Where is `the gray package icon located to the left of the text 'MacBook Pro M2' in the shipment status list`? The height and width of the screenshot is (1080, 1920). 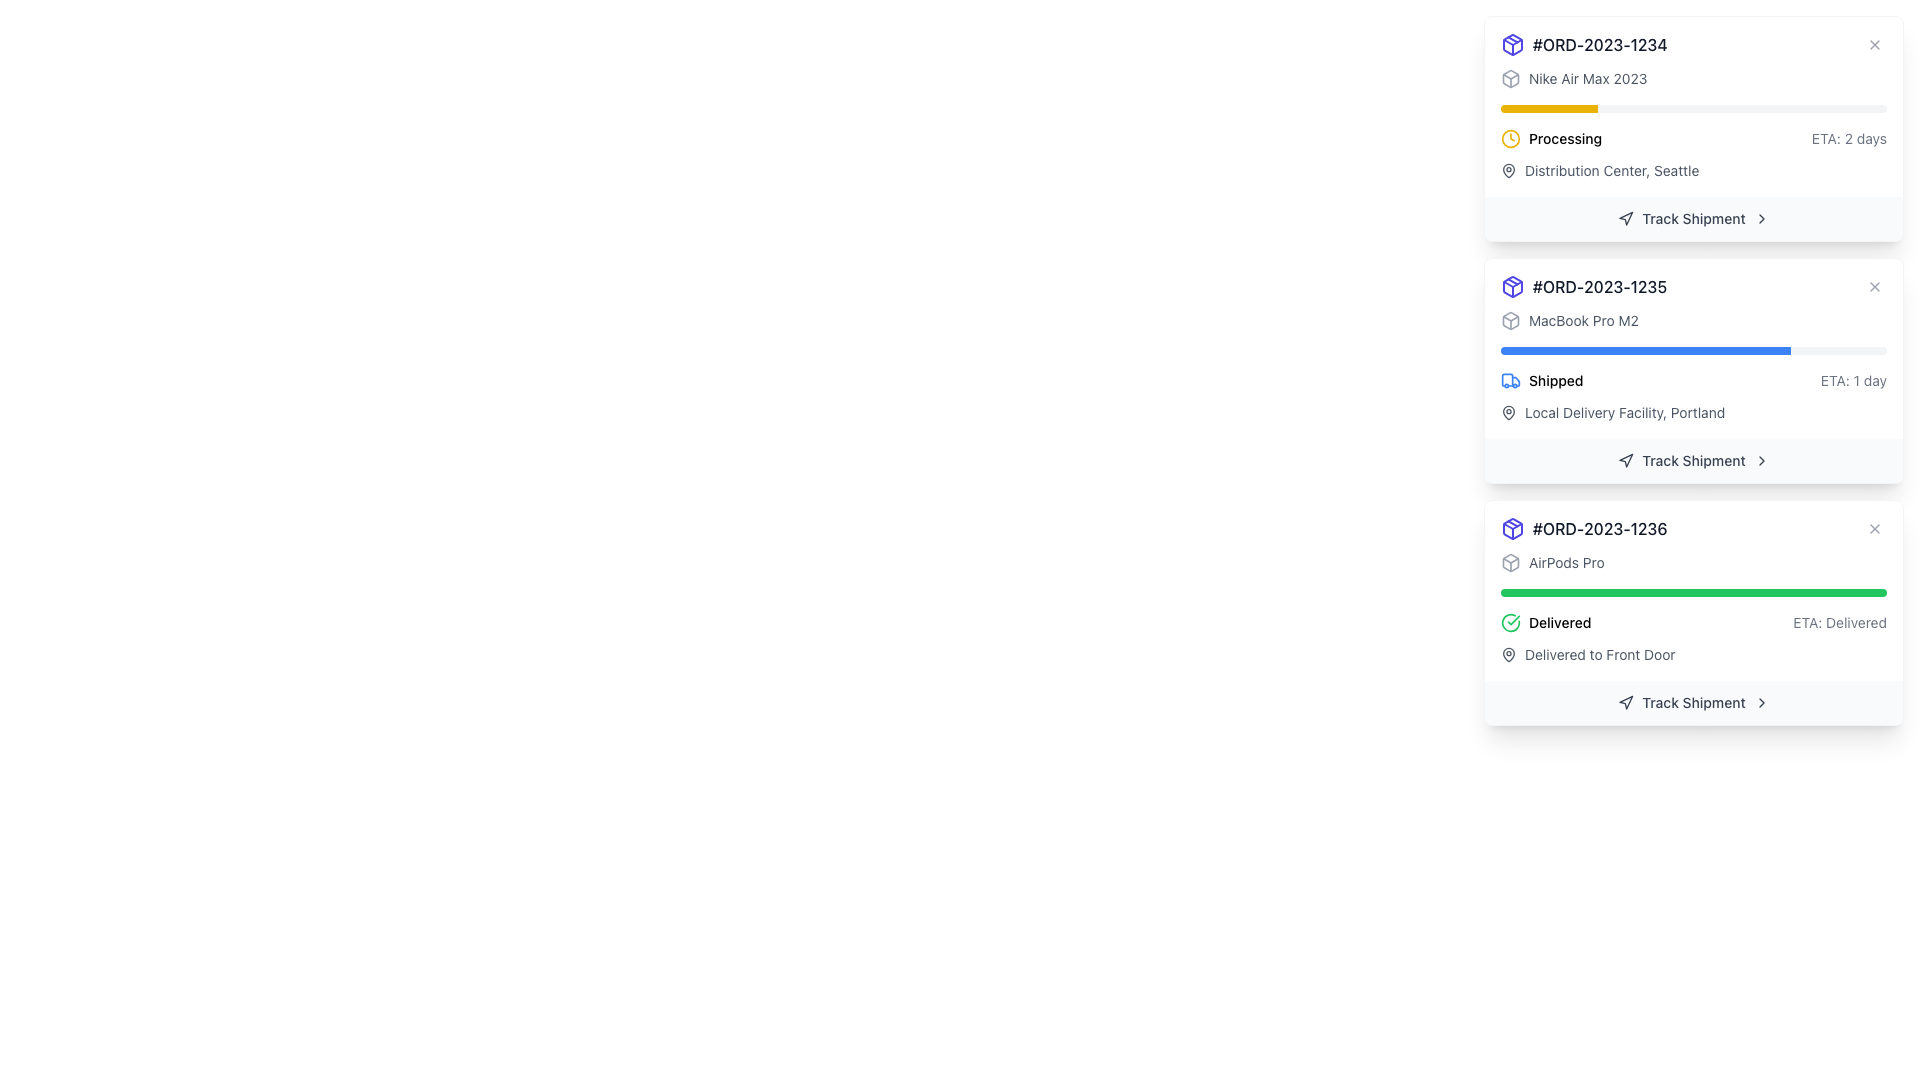 the gray package icon located to the left of the text 'MacBook Pro M2' in the shipment status list is located at coordinates (1511, 319).